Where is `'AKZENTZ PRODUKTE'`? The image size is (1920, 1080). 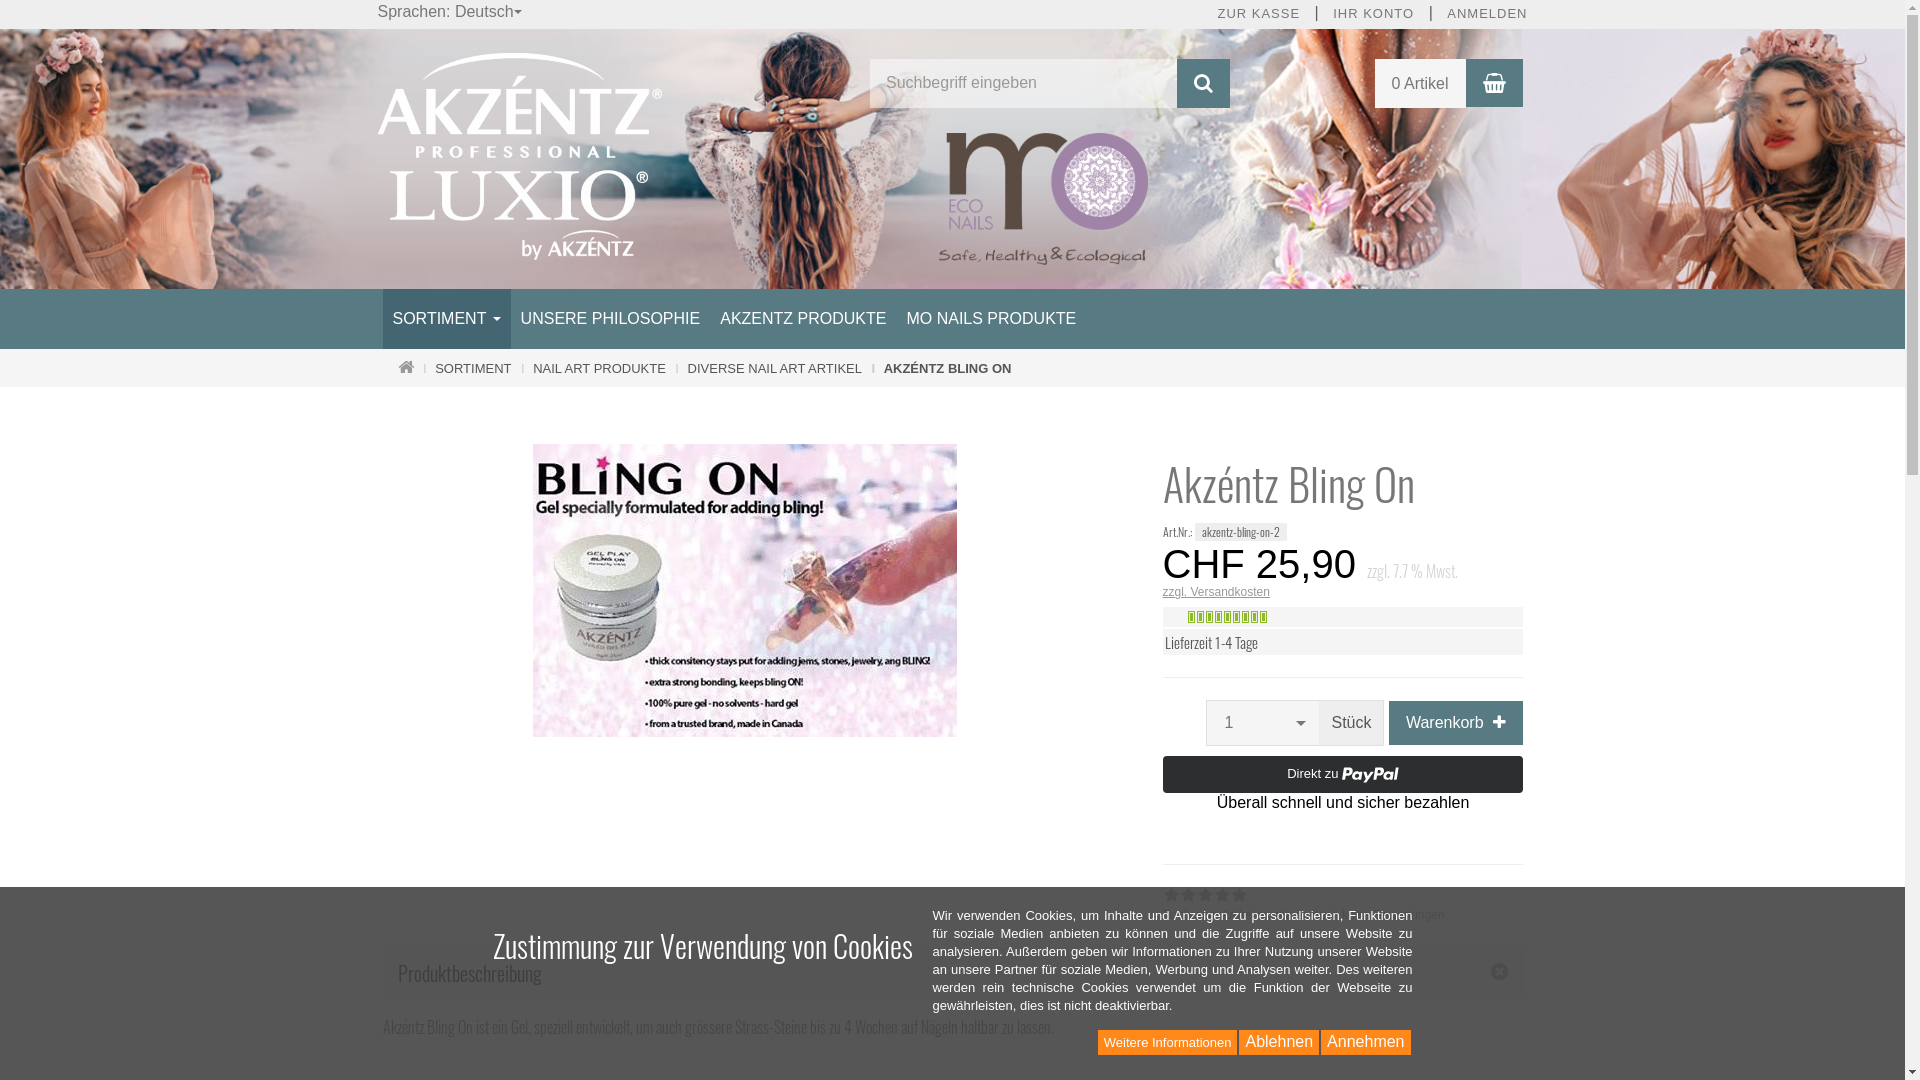 'AKZENTZ PRODUKTE' is located at coordinates (802, 318).